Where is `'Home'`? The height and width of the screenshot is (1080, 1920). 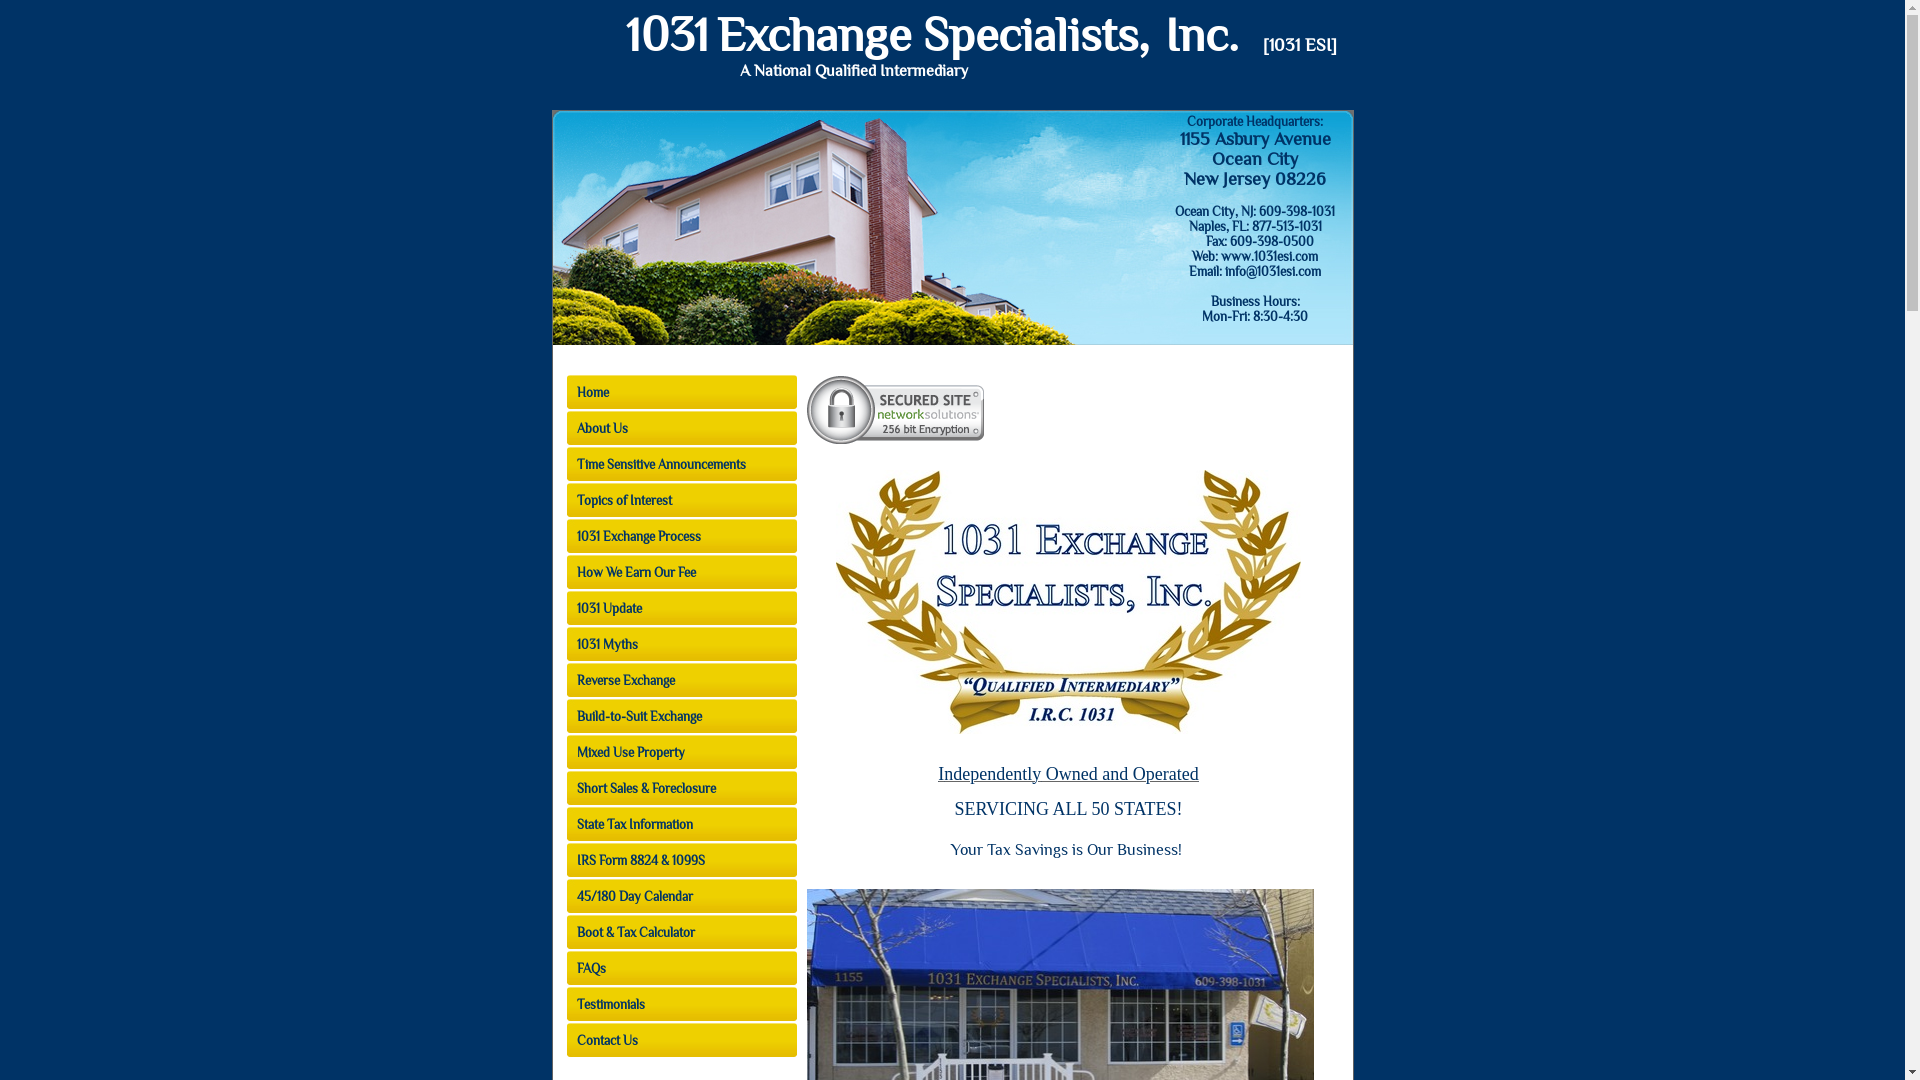
'Home' is located at coordinates (681, 392).